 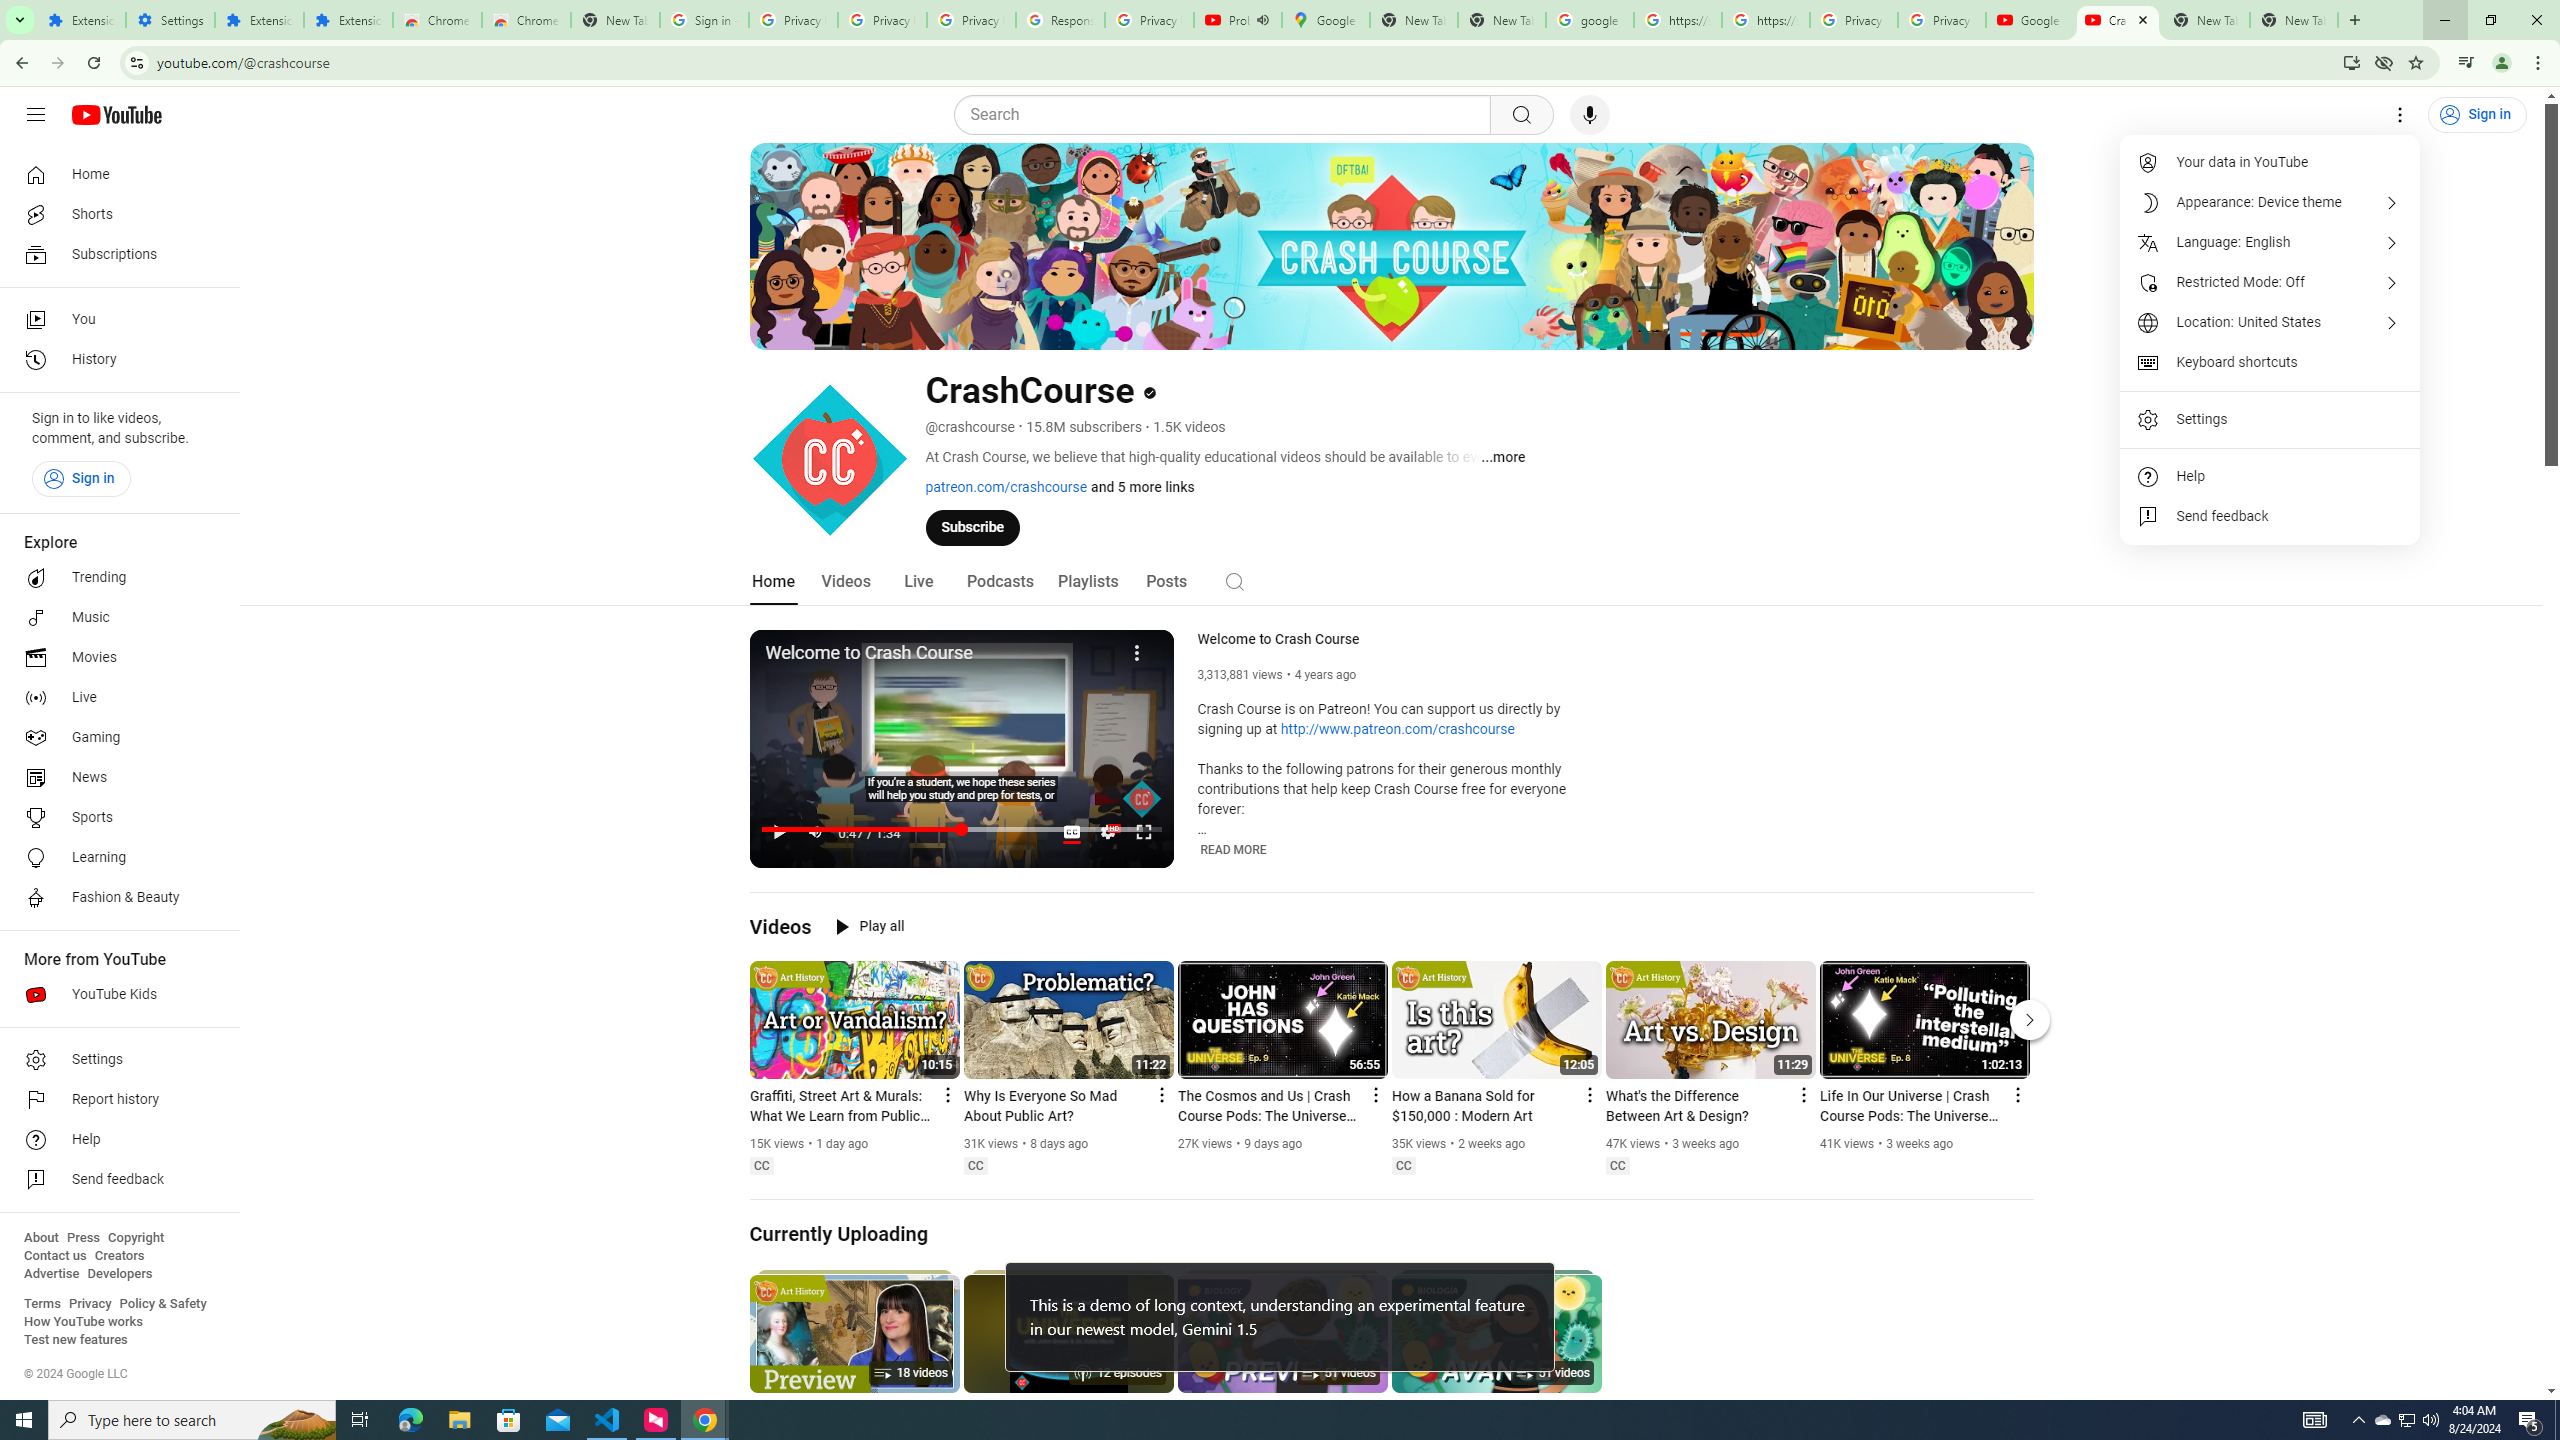 I want to click on 'Videos', so click(x=845, y=581).